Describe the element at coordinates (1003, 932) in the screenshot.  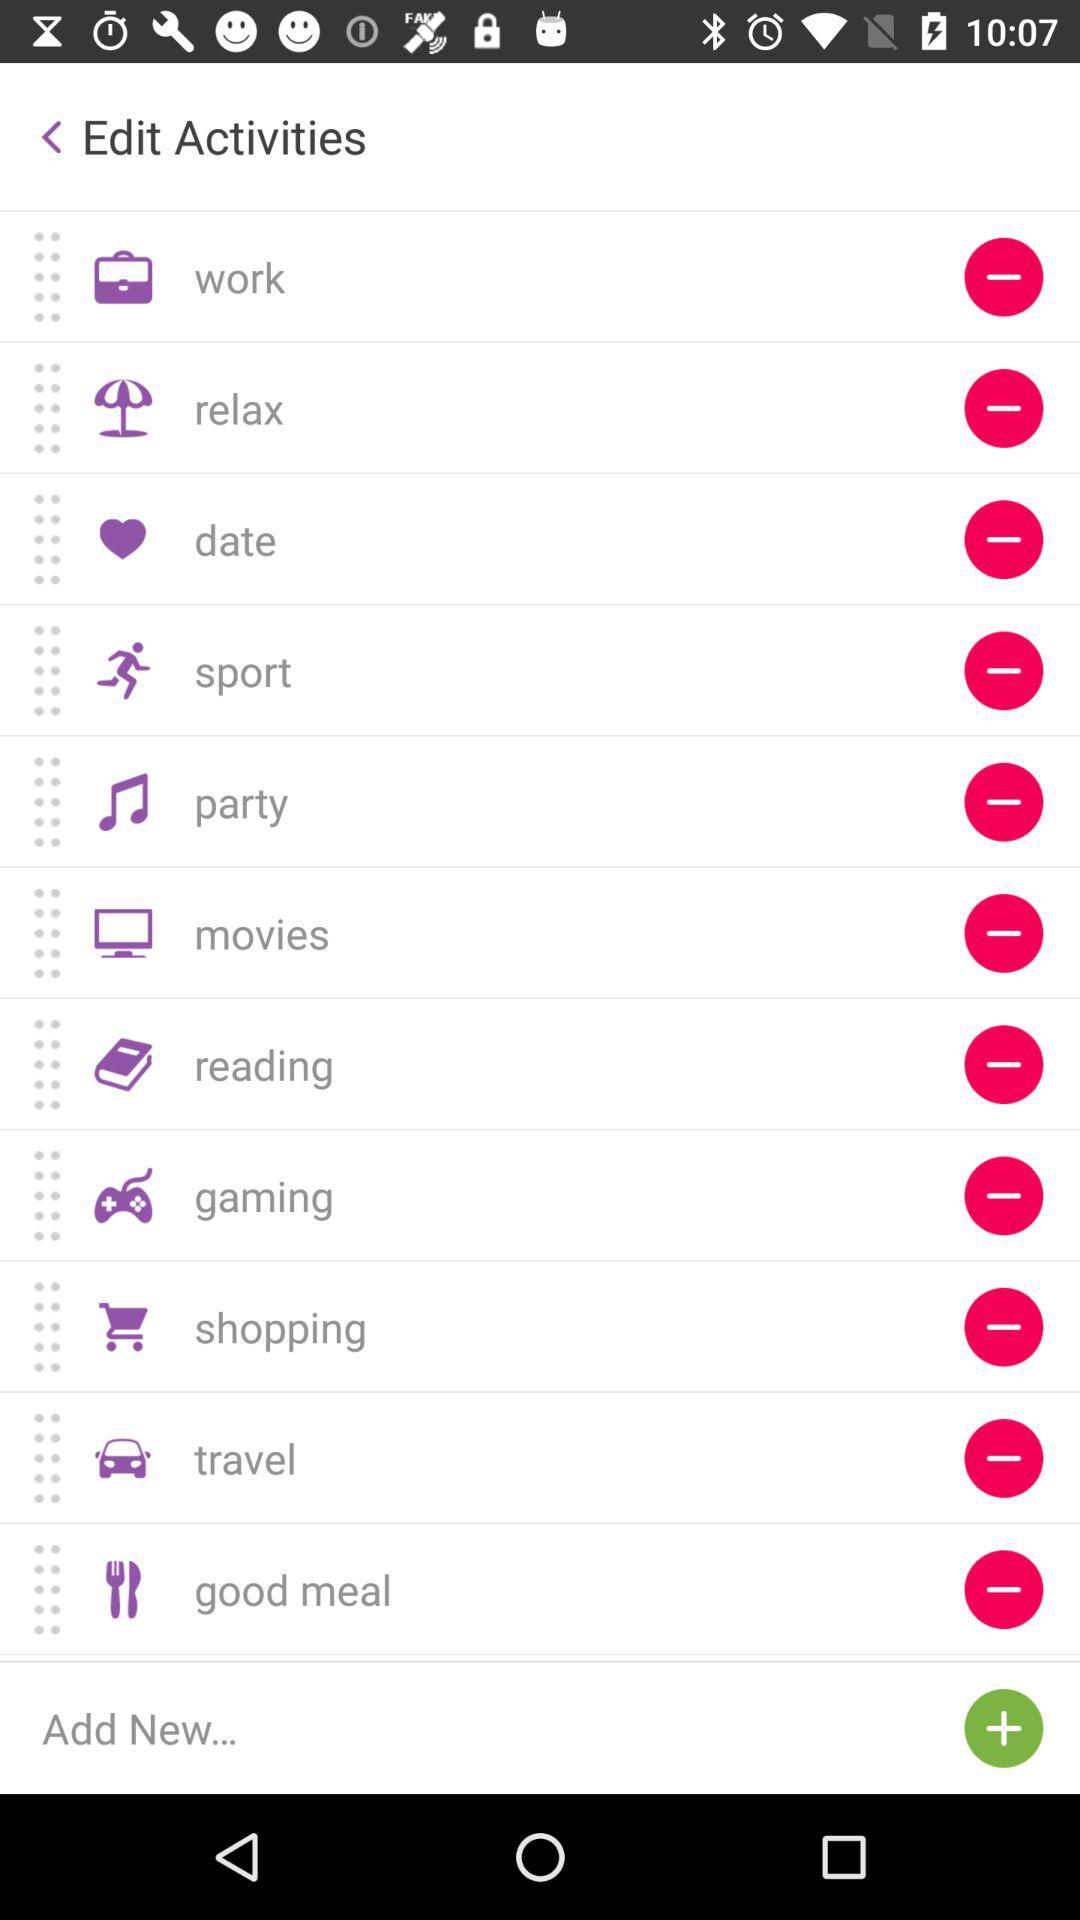
I see `delete movies activity` at that location.